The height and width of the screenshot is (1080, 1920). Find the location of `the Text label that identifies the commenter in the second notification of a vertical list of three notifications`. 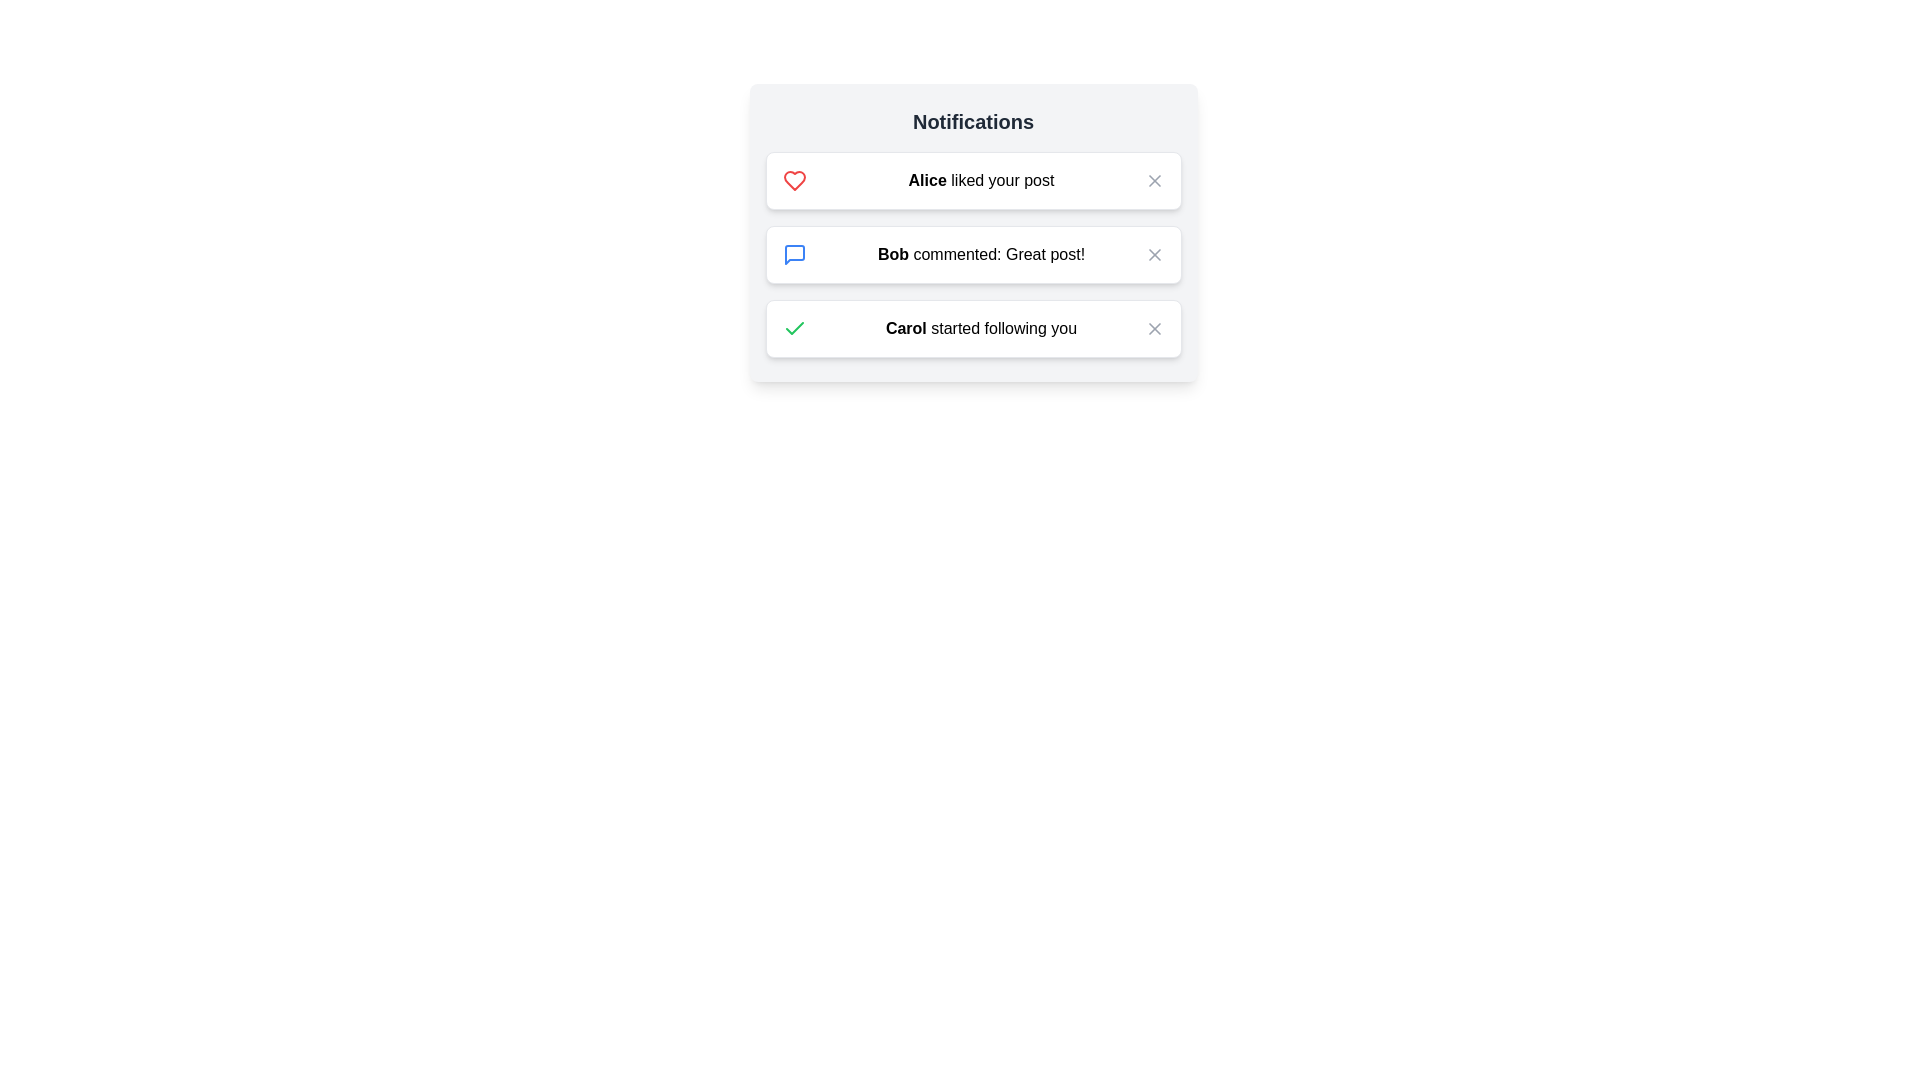

the Text label that identifies the commenter in the second notification of a vertical list of three notifications is located at coordinates (892, 253).